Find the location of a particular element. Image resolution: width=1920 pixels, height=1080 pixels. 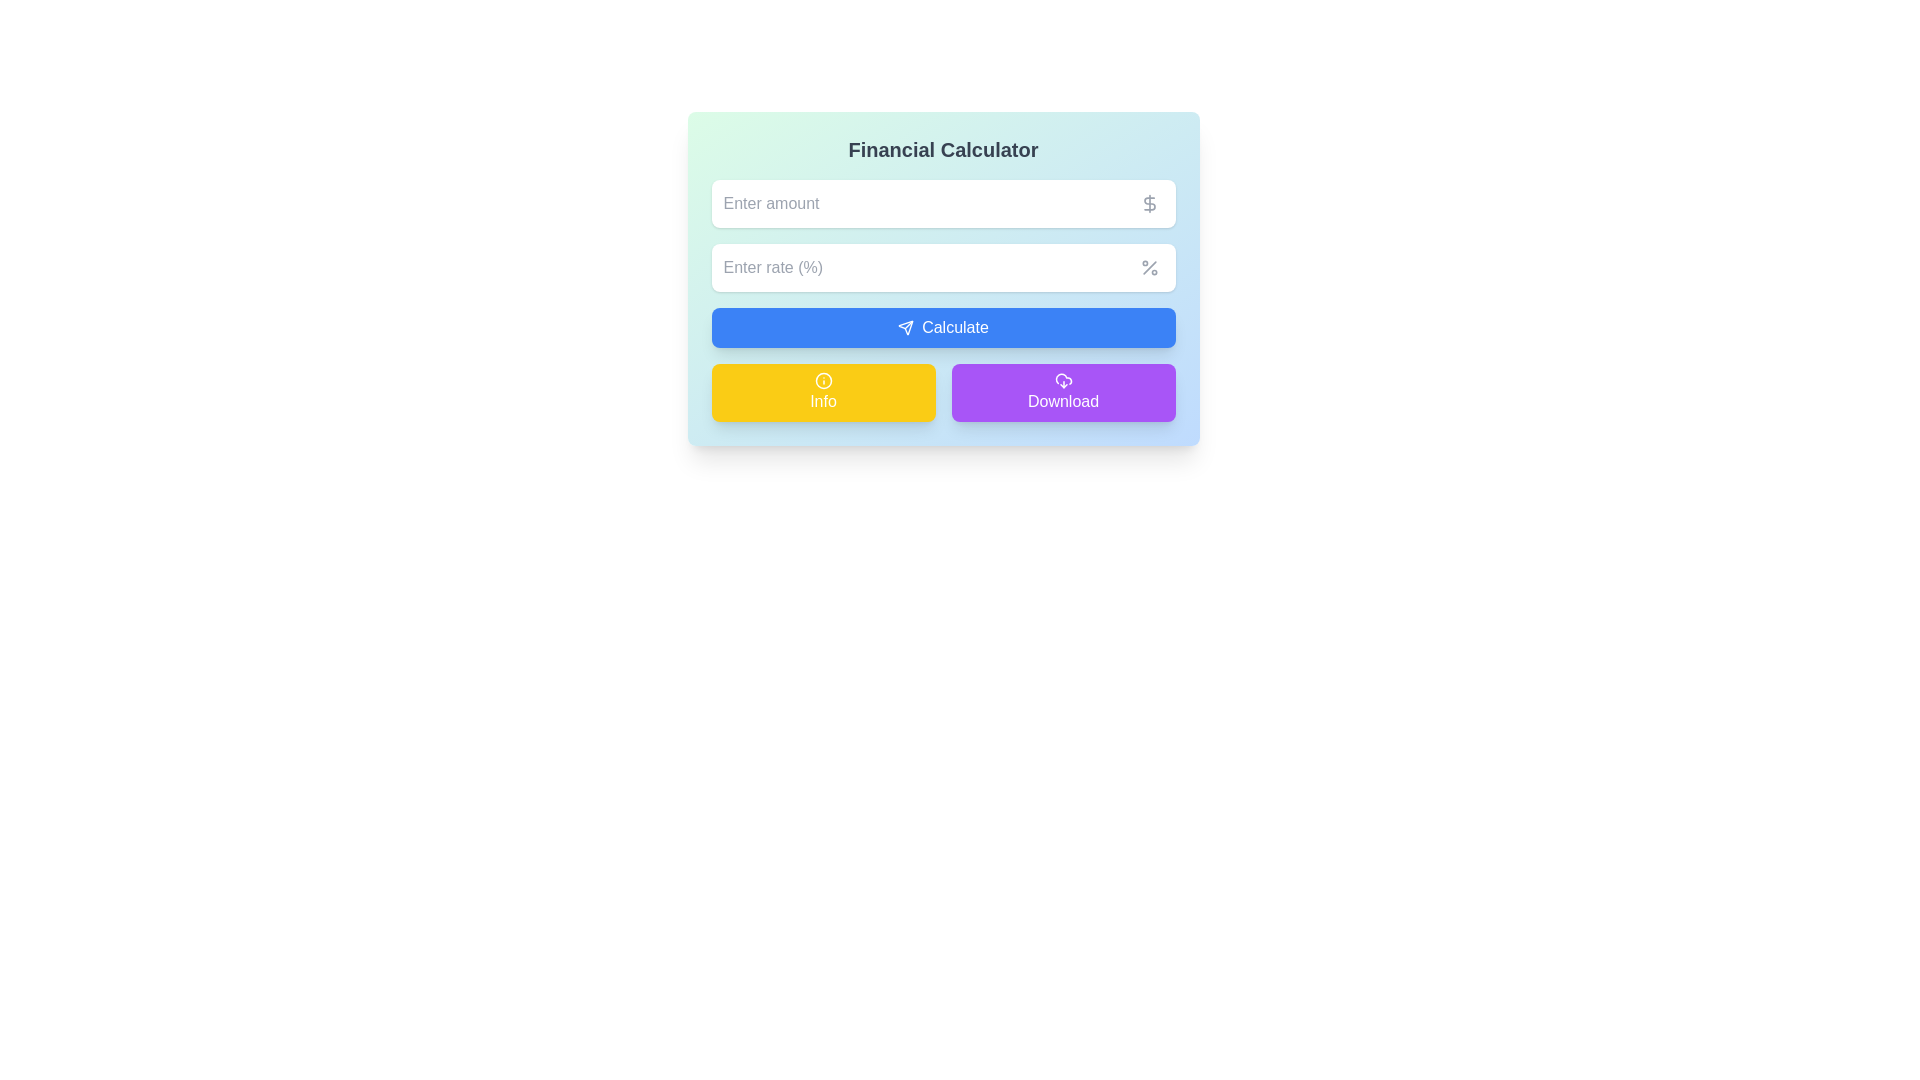

the visual indicator icon located slightly to the left of the center of the 'Calculate' button in the second row of buttons beneath the input fields is located at coordinates (905, 326).